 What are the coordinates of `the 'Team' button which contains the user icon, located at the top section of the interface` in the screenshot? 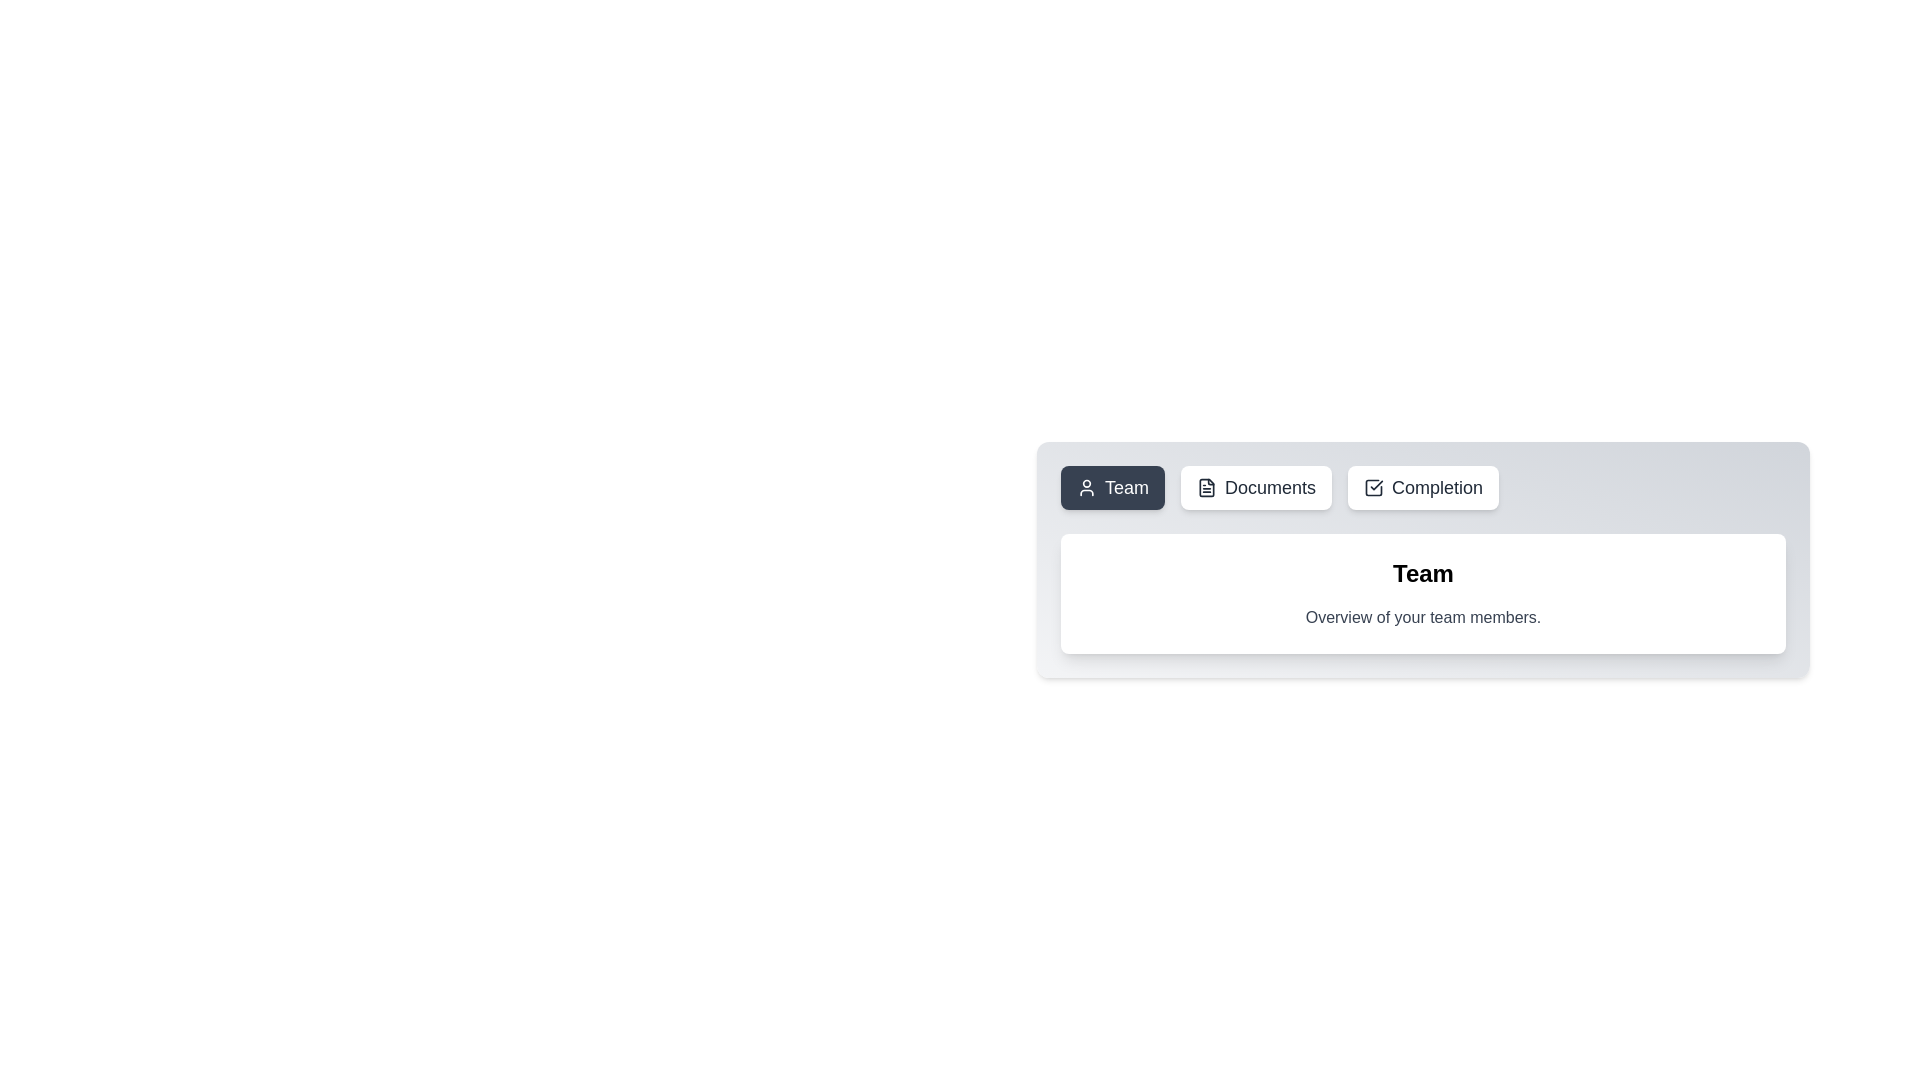 It's located at (1085, 488).